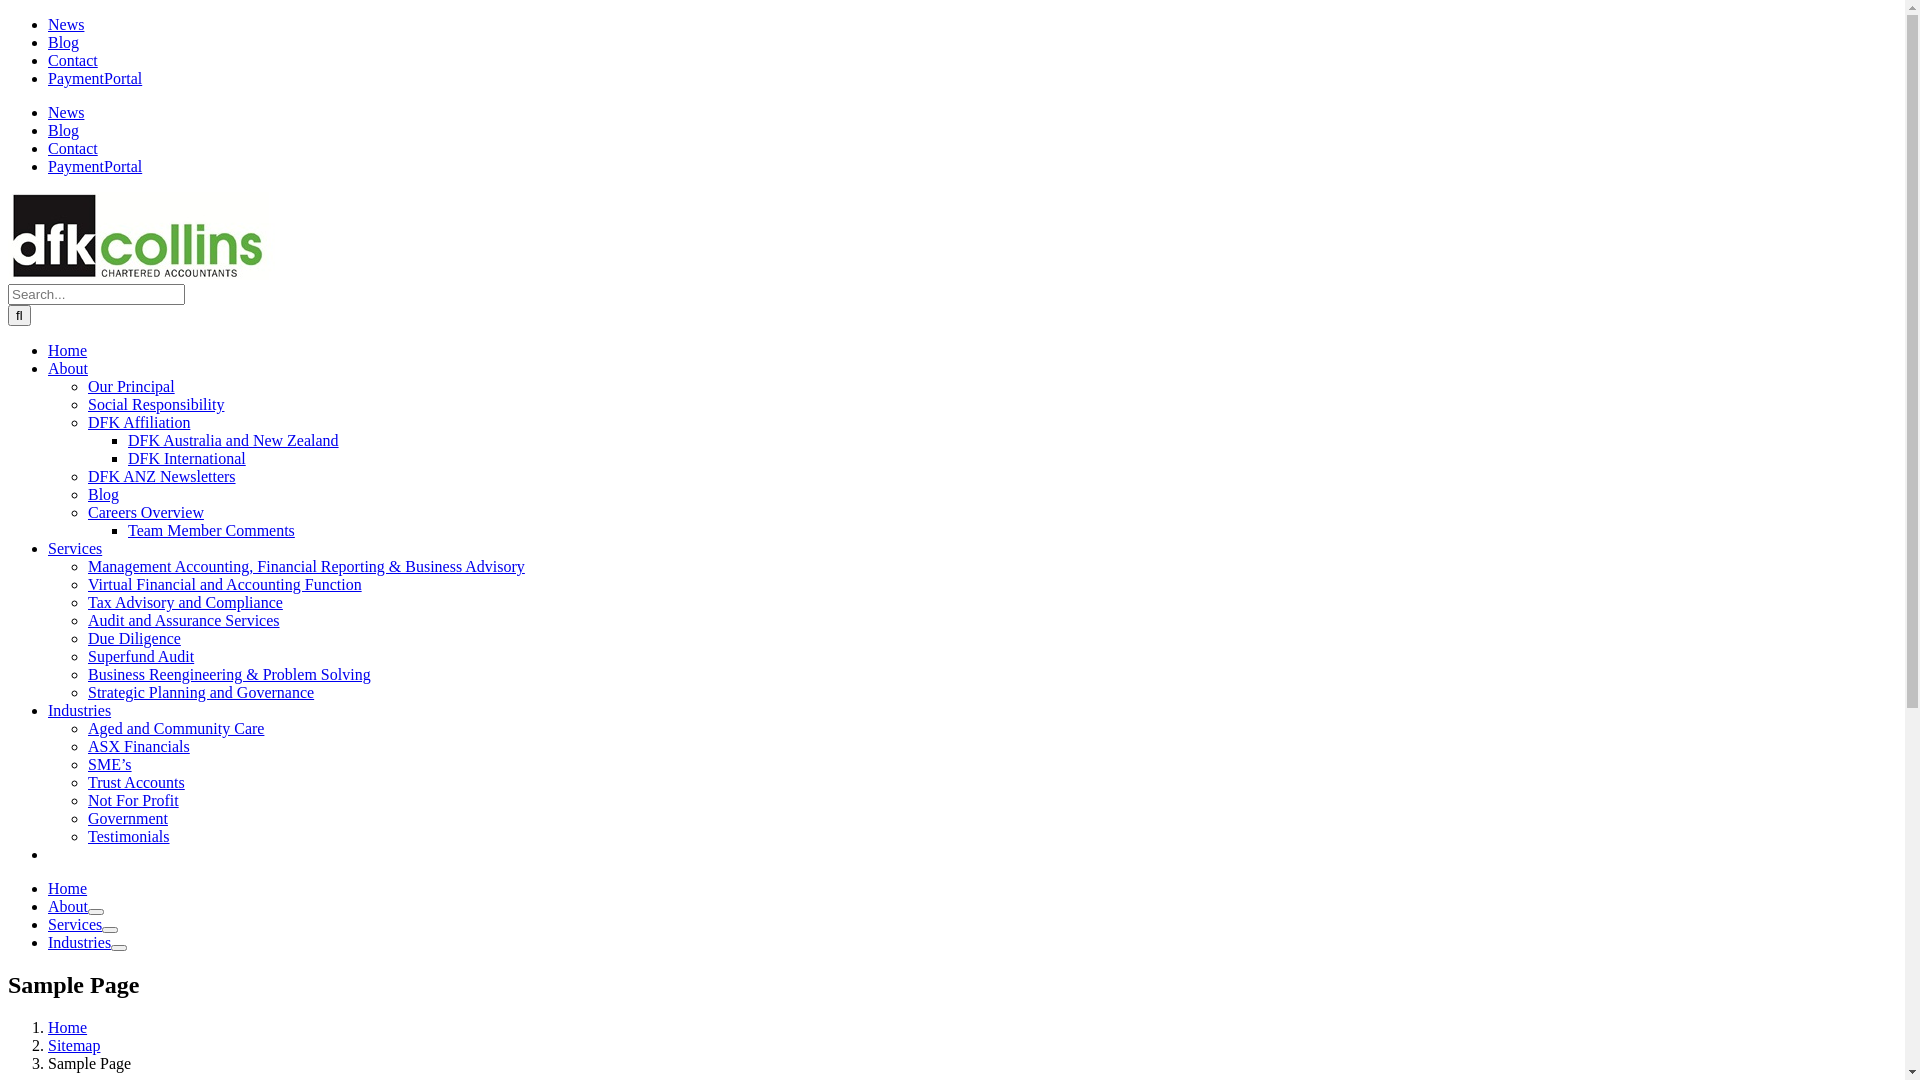 This screenshot has height=1080, width=1920. Describe the element at coordinates (225, 584) in the screenshot. I see `'Virtual Financial and Accounting Function'` at that location.